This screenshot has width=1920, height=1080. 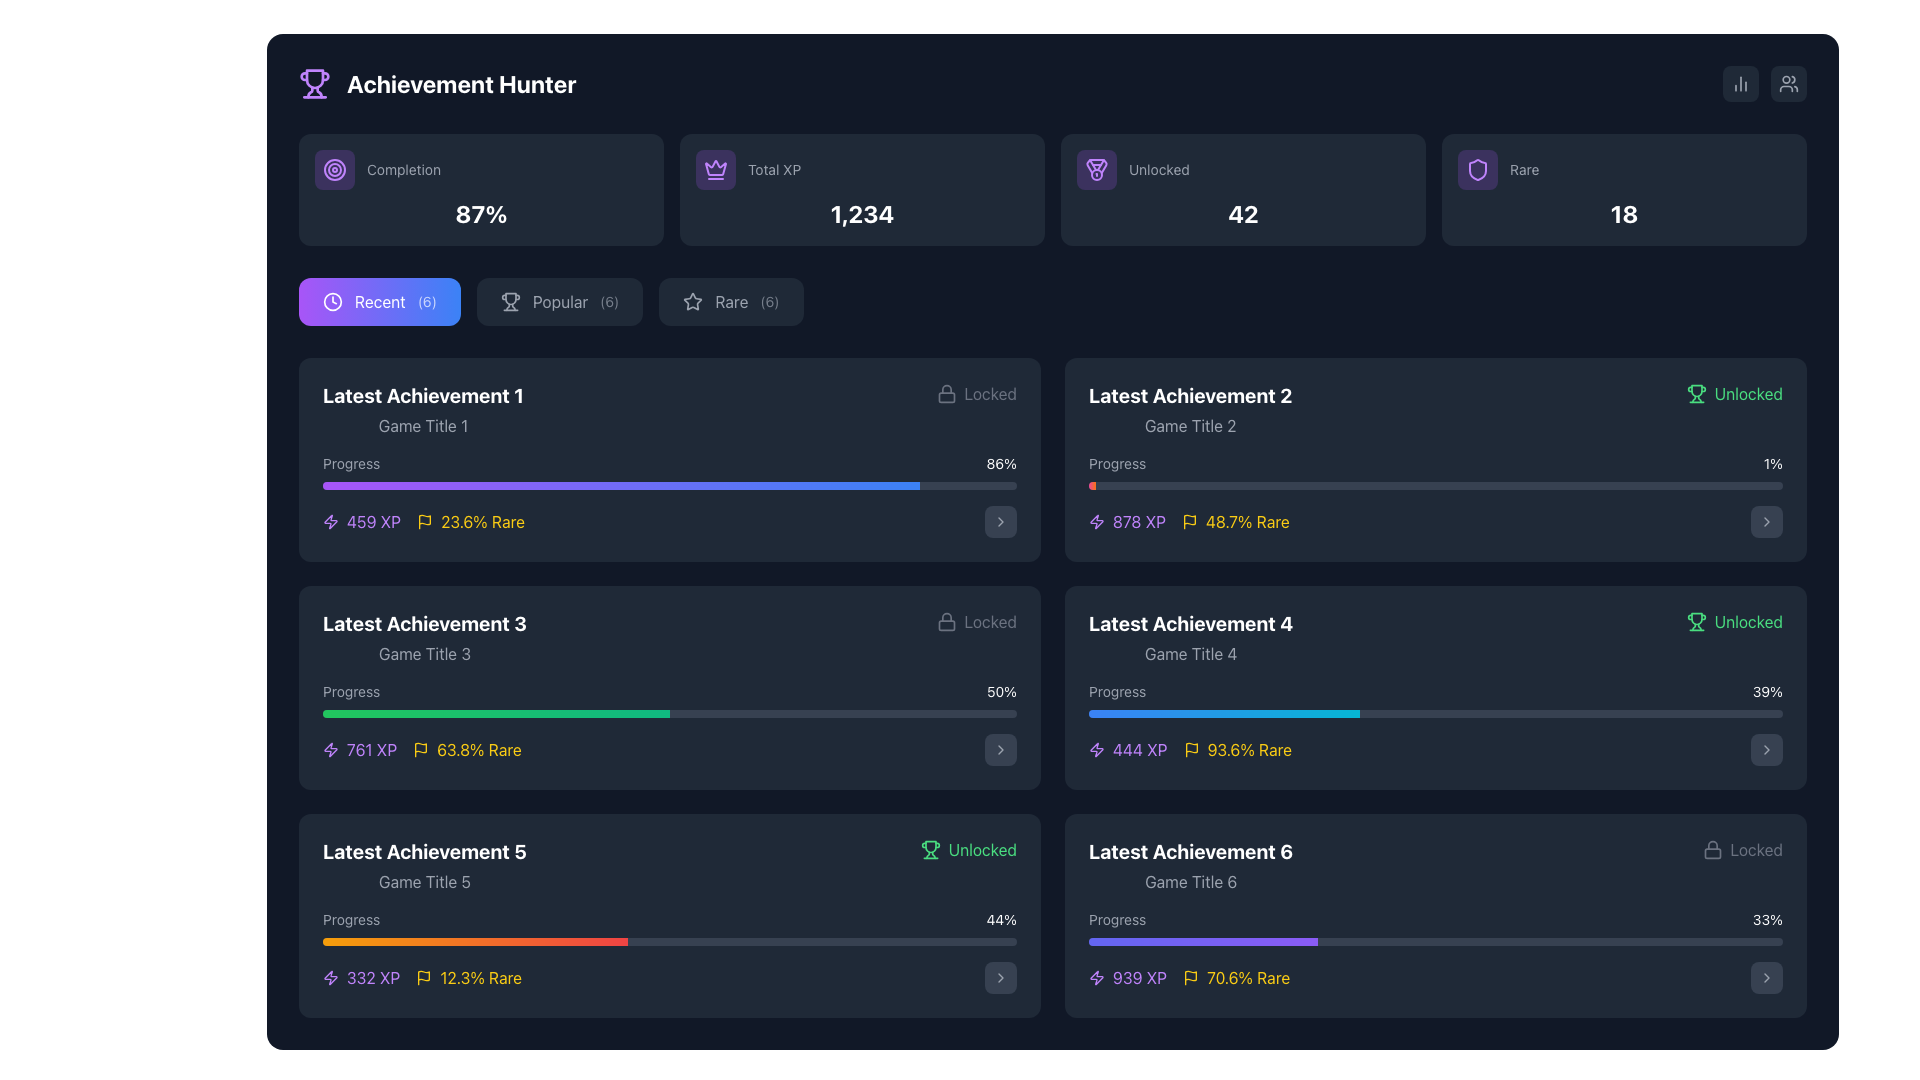 What do you see at coordinates (423, 977) in the screenshot?
I see `the flag icon that represents rarity, positioned to the left of the text '12.3% Rare' in the achievement summary` at bounding box center [423, 977].